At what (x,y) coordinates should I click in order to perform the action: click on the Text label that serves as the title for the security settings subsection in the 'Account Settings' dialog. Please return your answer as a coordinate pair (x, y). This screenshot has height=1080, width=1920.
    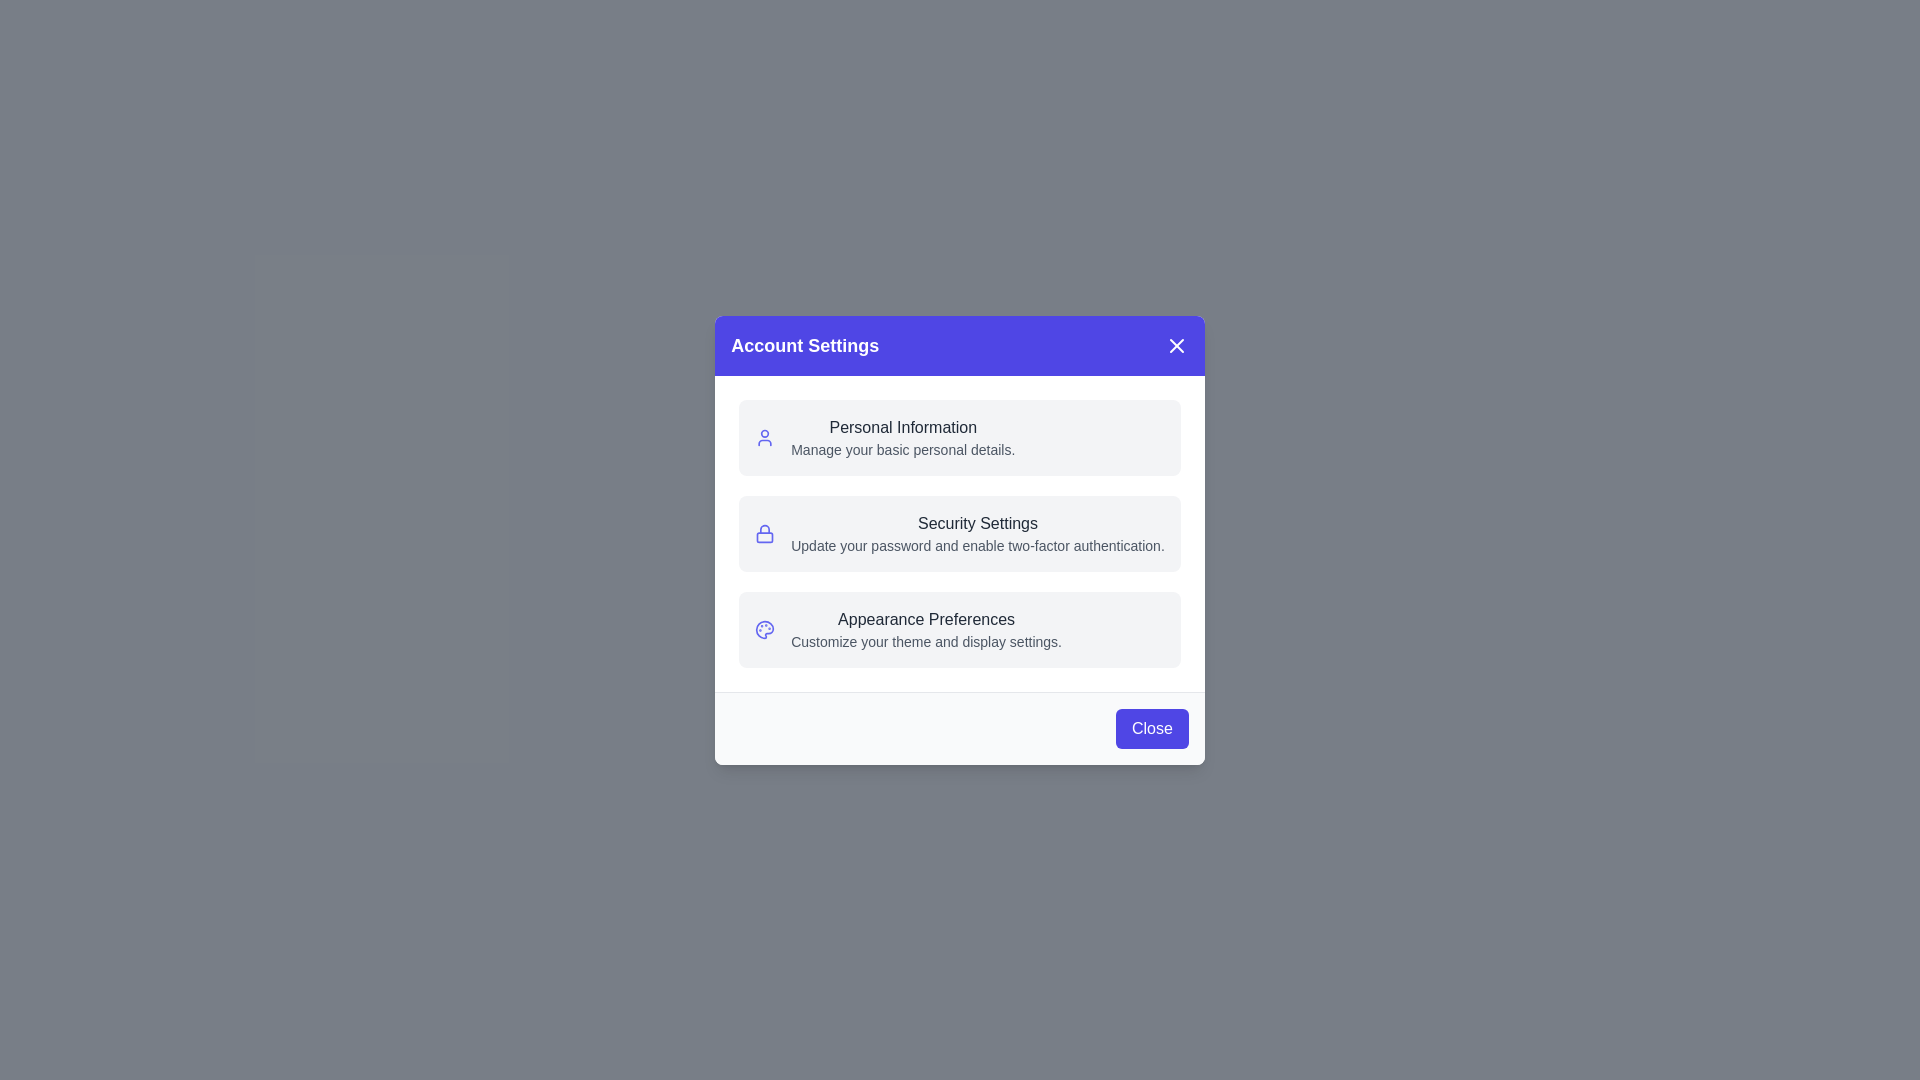
    Looking at the image, I should click on (978, 522).